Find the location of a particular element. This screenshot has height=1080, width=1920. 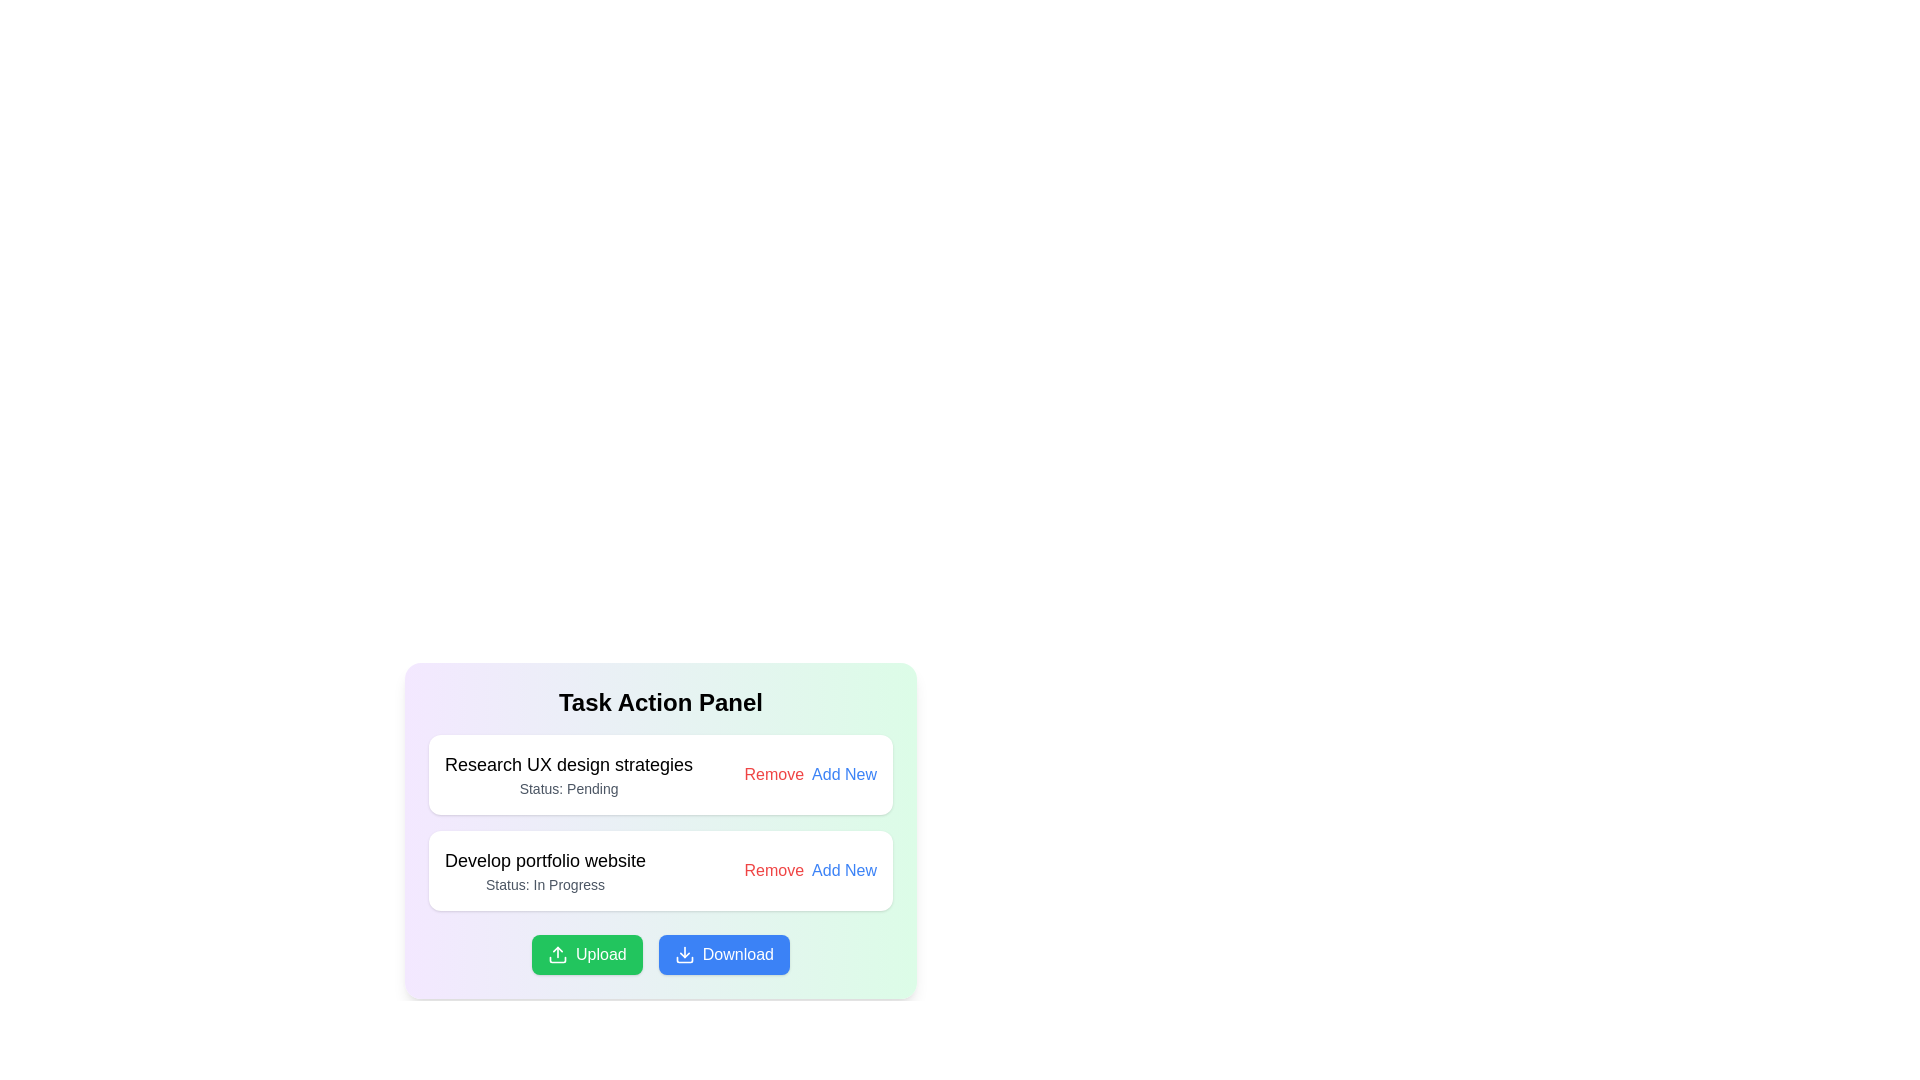

the blue text link labeled 'Add New' located next to the 'Remove' link is located at coordinates (844, 870).